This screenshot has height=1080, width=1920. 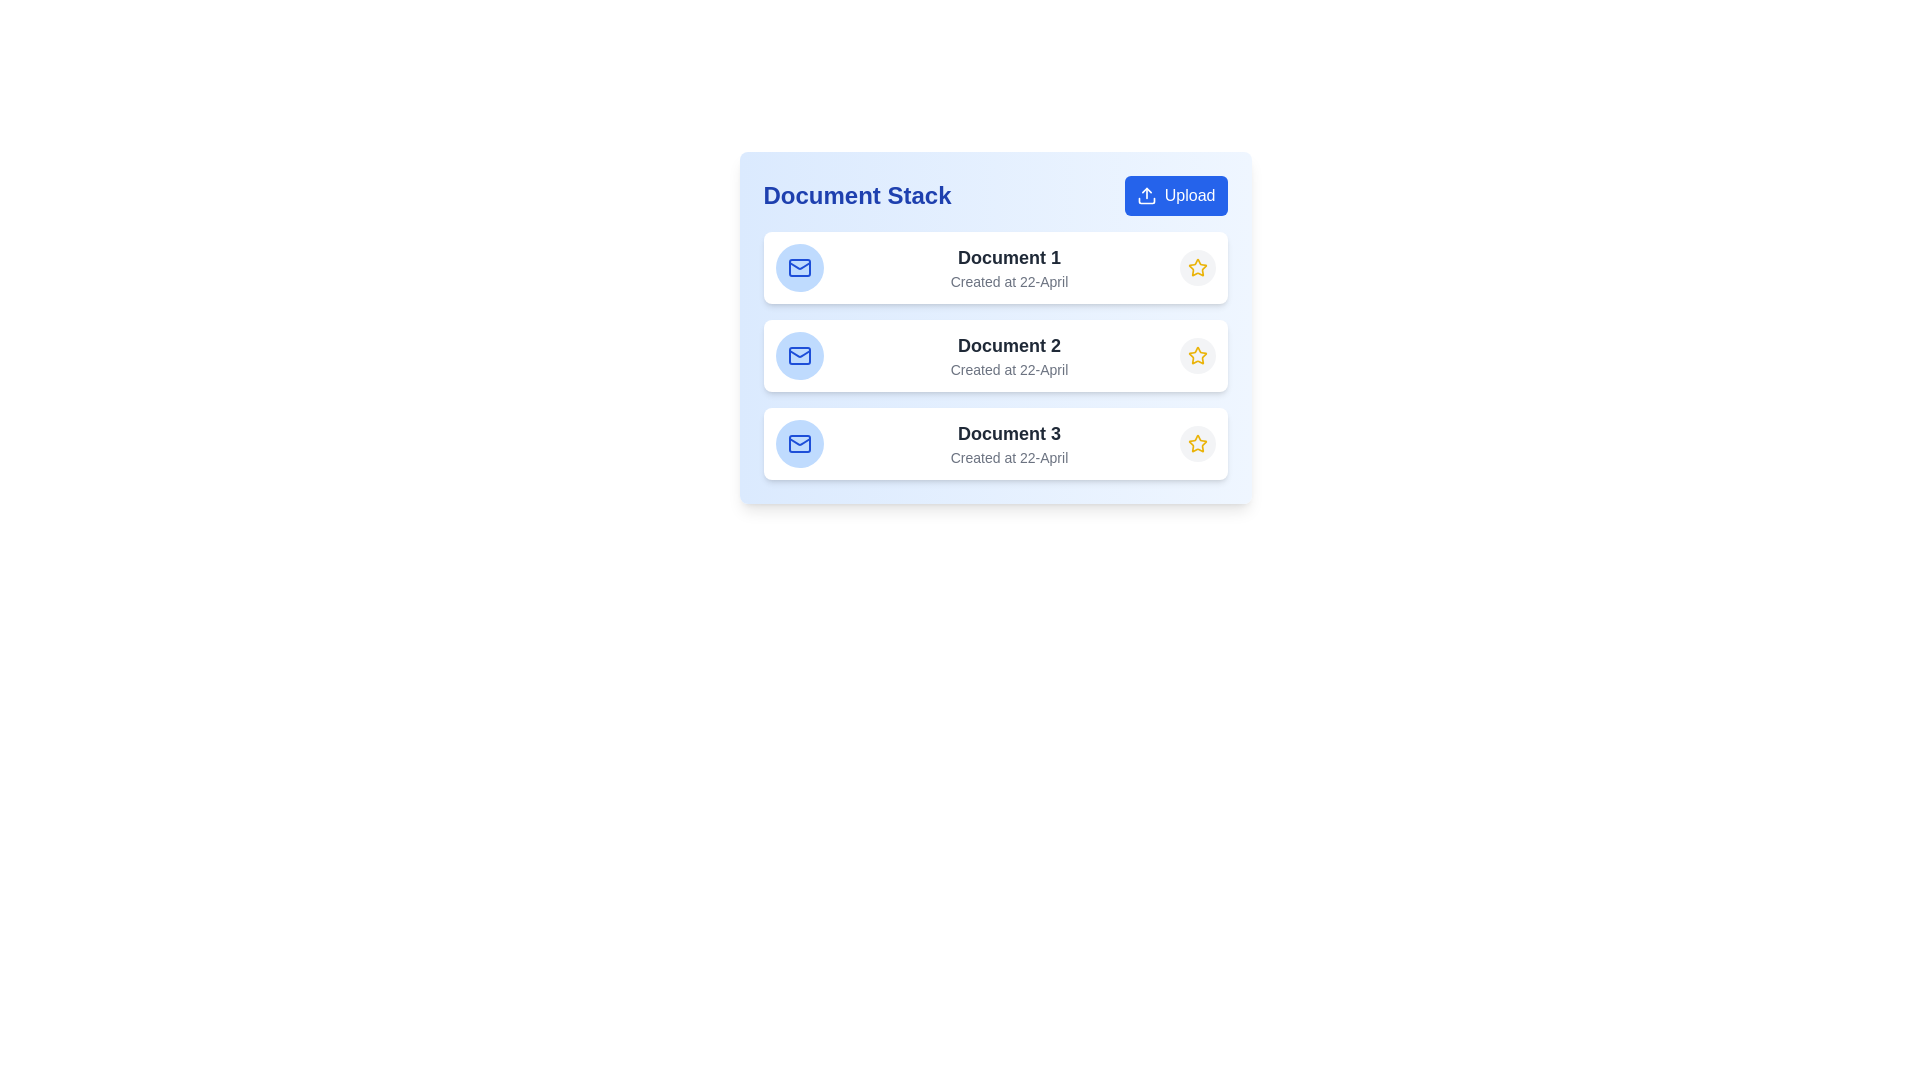 What do you see at coordinates (1009, 442) in the screenshot?
I see `the Text display element that shows 'Document 3' with the smaller text 'Created at 22-April', which is centered in a white box with rounded corners` at bounding box center [1009, 442].